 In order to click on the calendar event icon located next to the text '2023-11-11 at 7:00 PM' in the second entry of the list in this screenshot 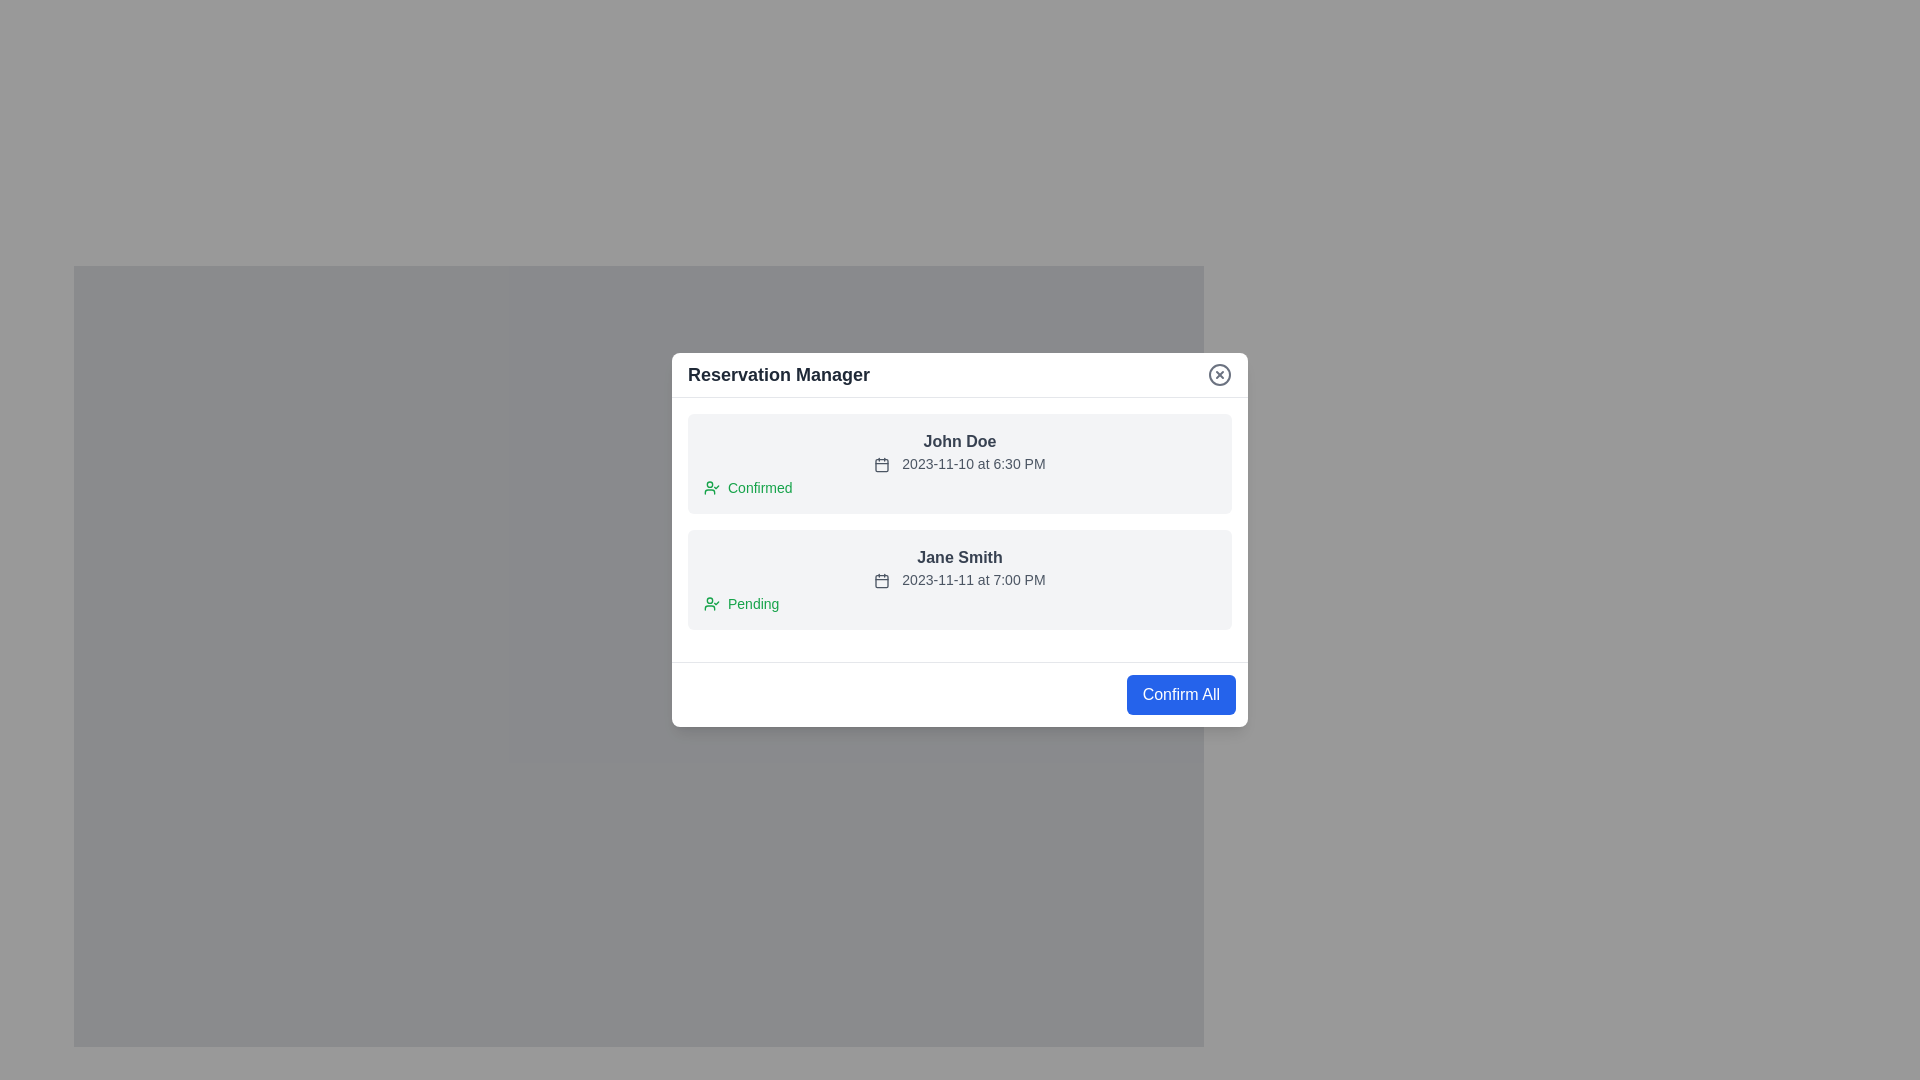, I will do `click(881, 581)`.